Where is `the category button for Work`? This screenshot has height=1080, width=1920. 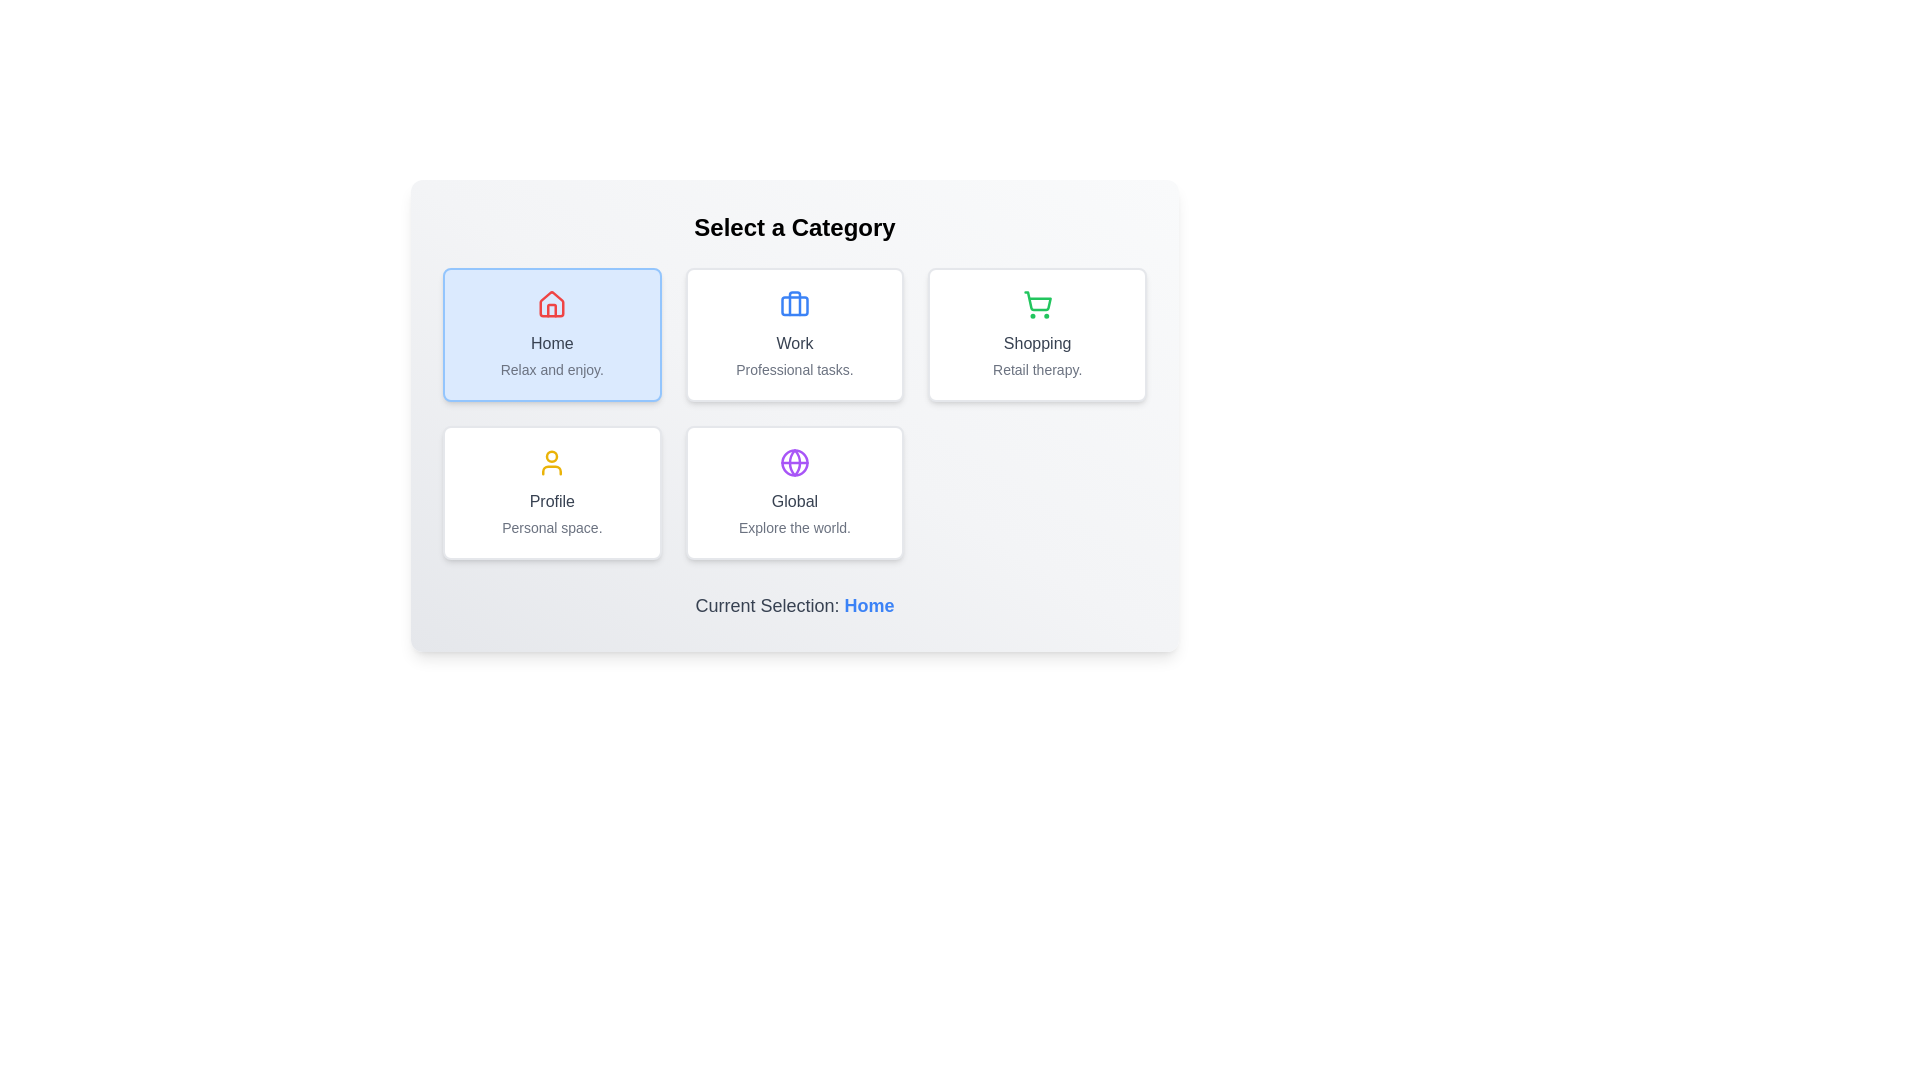
the category button for Work is located at coordinates (794, 334).